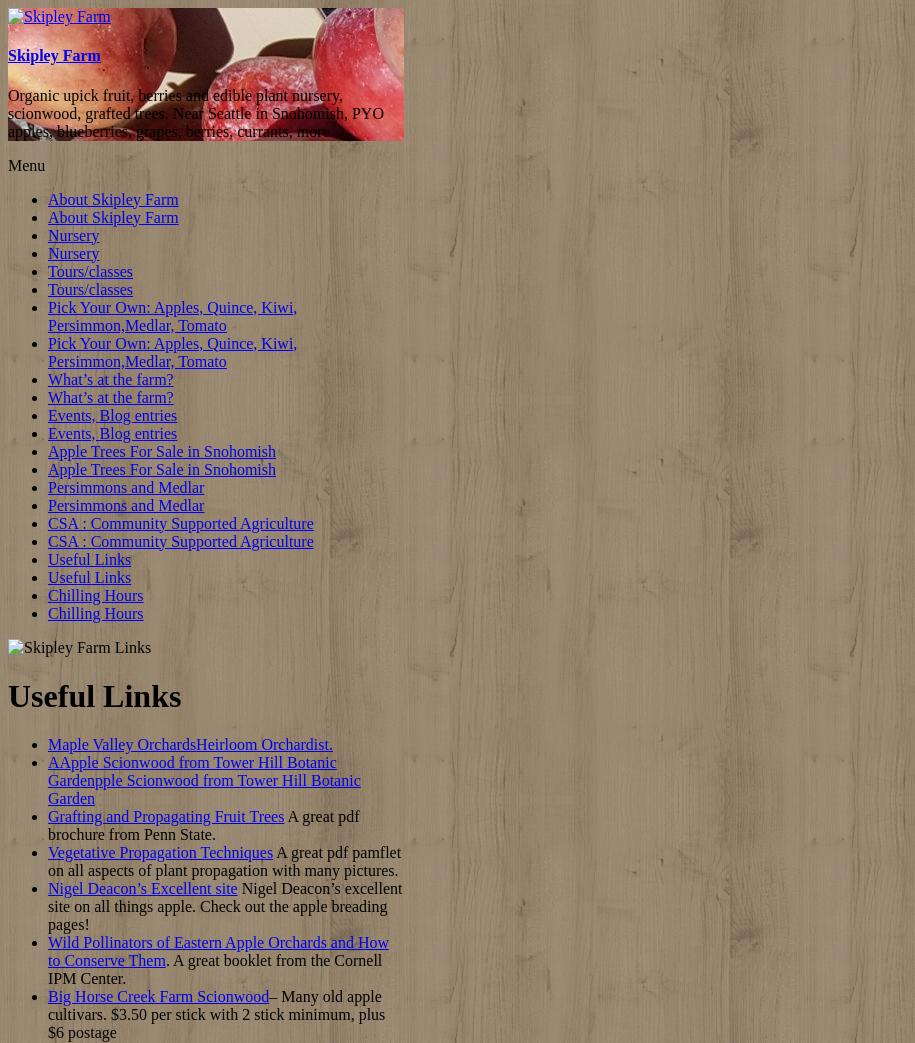 Image resolution: width=915 pixels, height=1043 pixels. What do you see at coordinates (7, 54) in the screenshot?
I see `'Skipley Farm'` at bounding box center [7, 54].